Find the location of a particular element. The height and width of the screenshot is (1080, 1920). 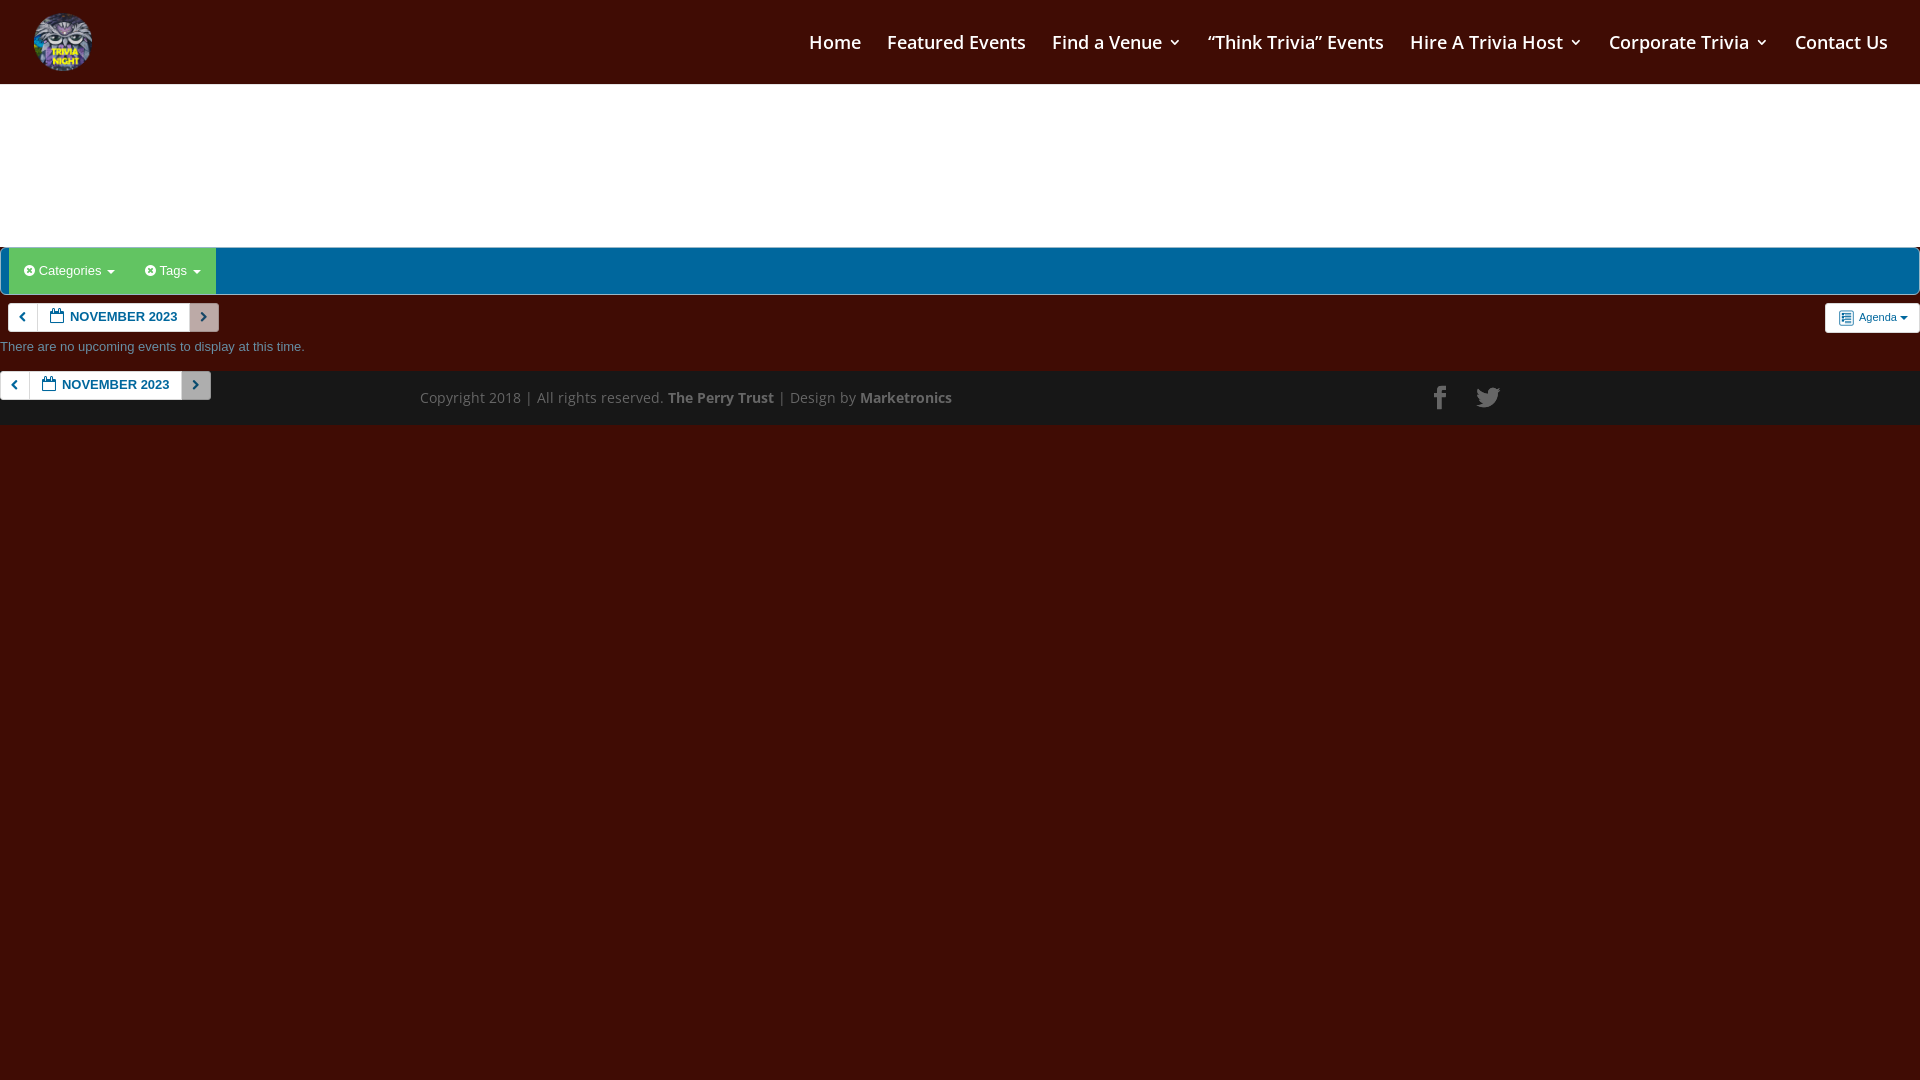

'Corporate Trivia' is located at coordinates (1688, 58).